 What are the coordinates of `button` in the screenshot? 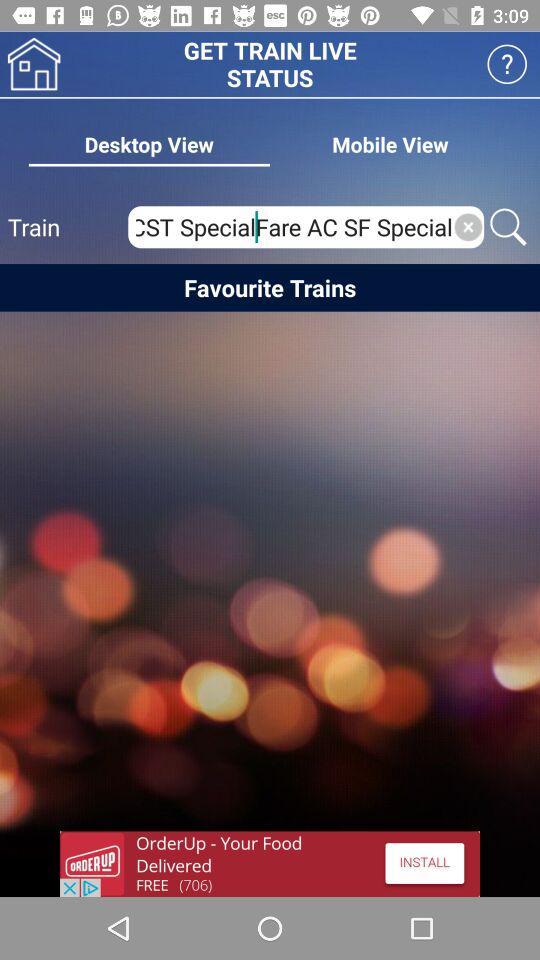 It's located at (468, 227).